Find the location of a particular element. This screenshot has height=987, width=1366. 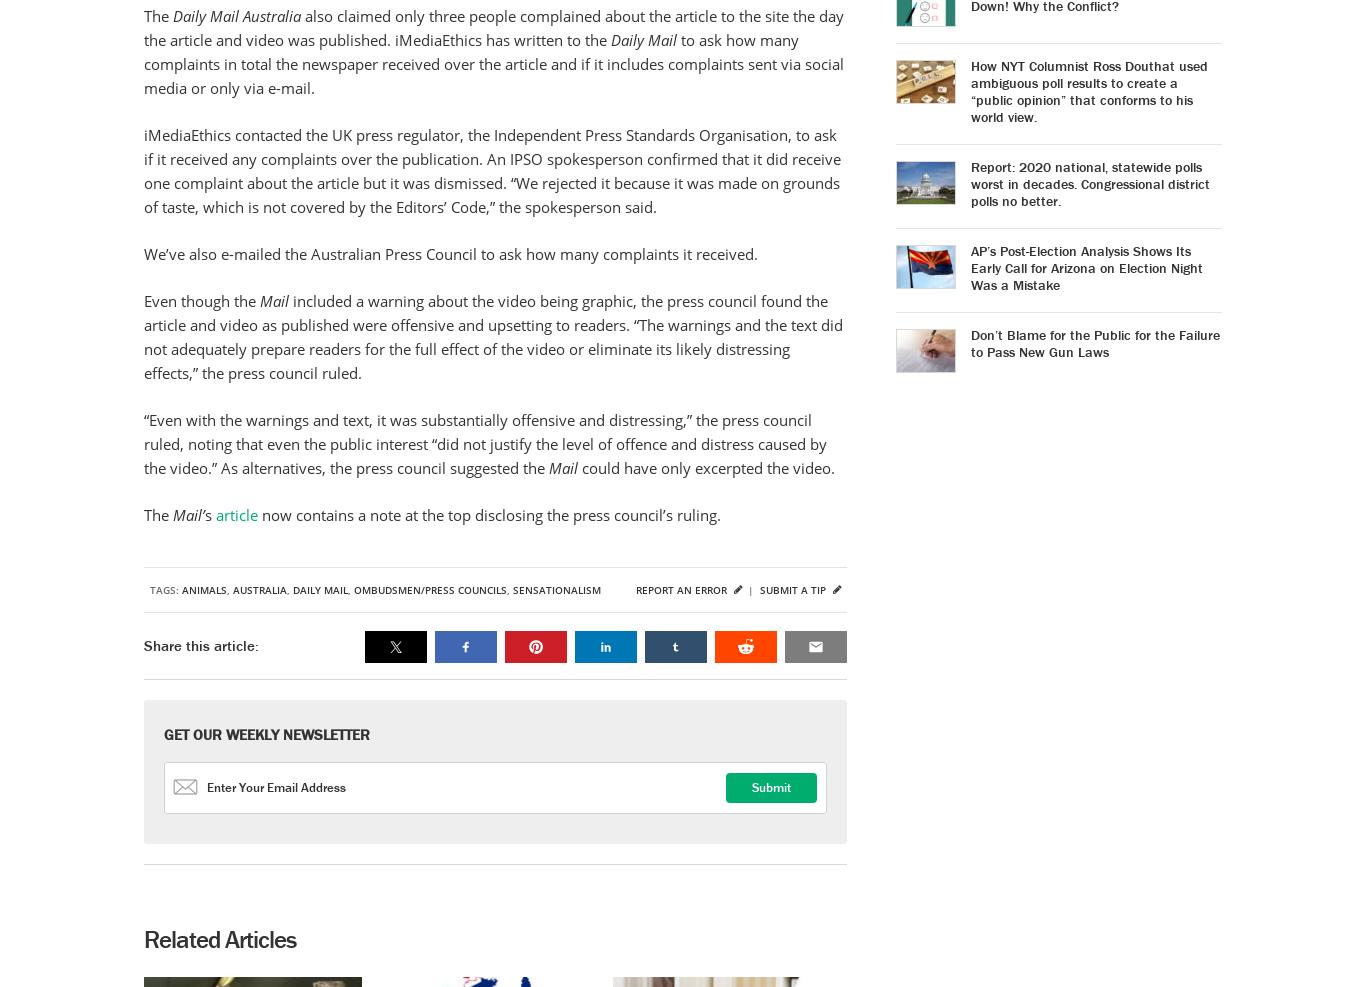

'Related Articles' is located at coordinates (142, 939).